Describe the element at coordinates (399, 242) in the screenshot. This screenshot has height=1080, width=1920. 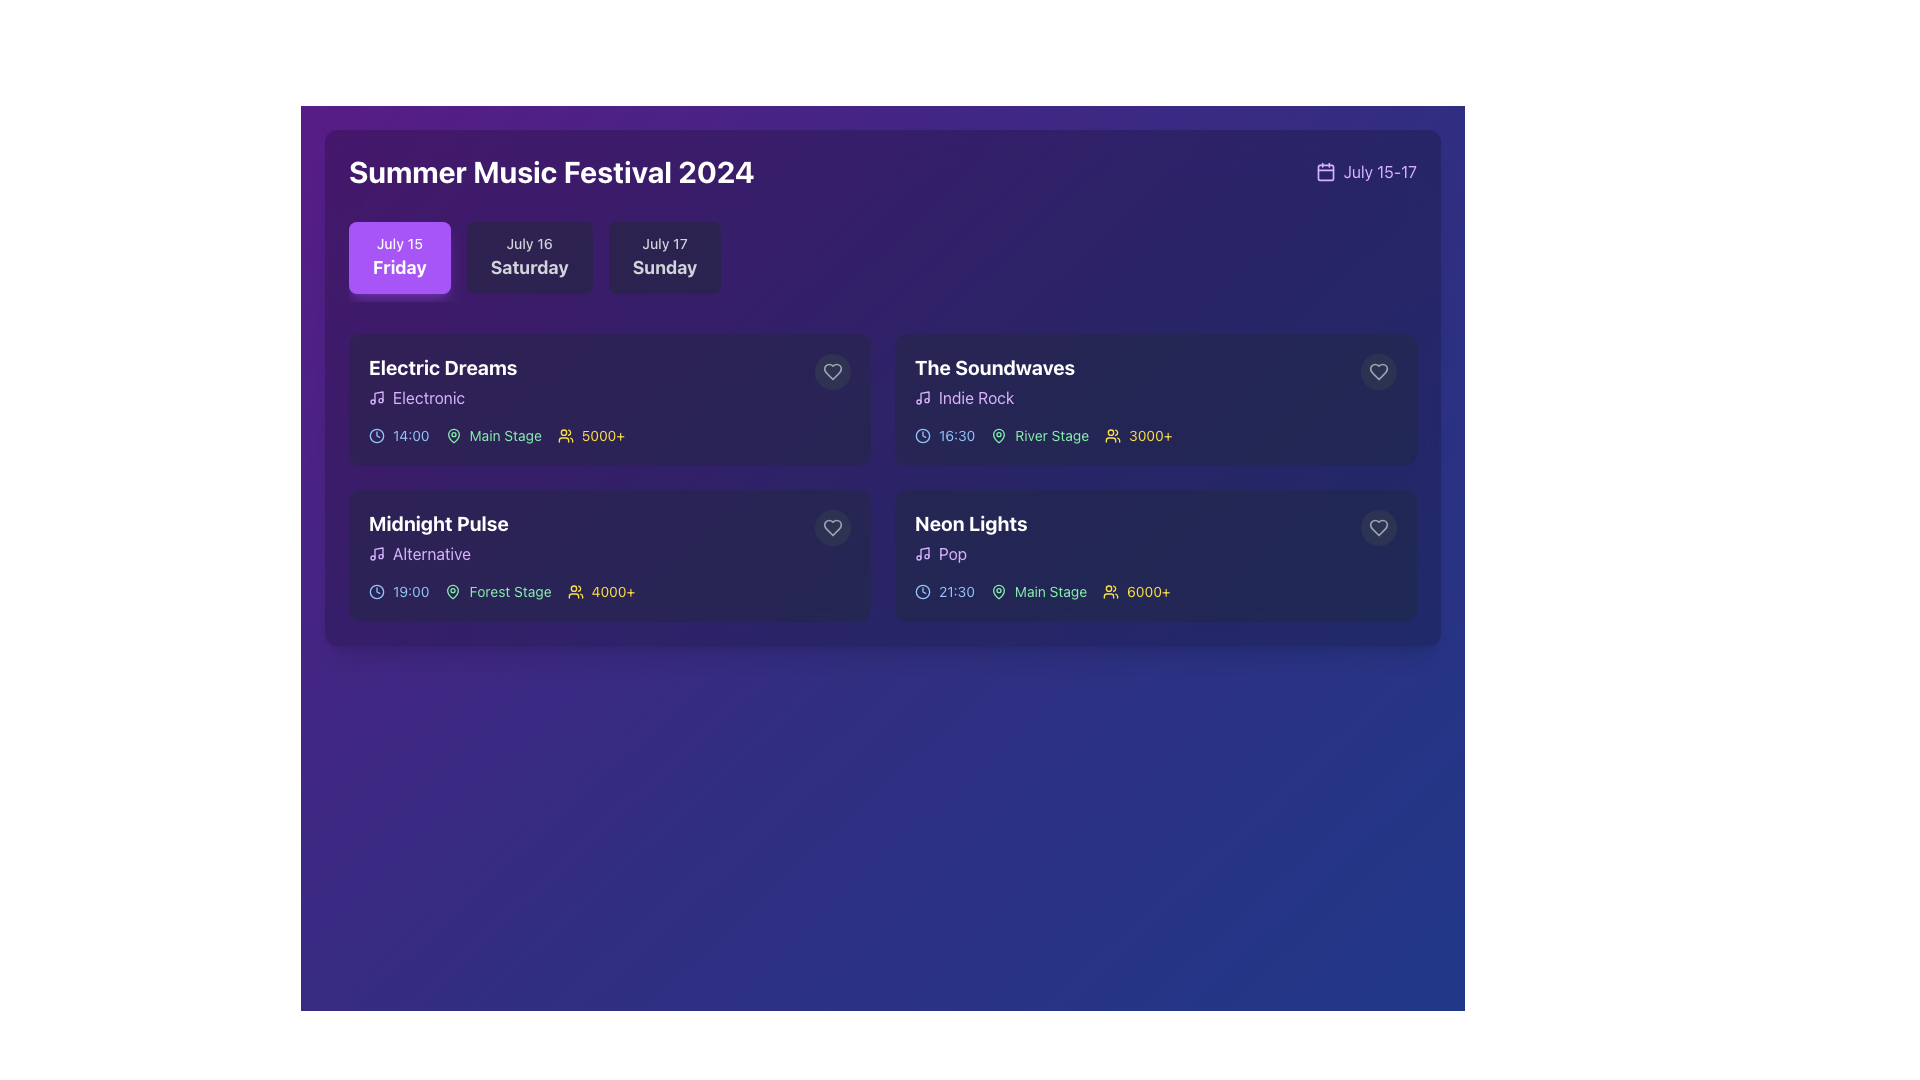
I see `the text label displaying 'July 15', which is styled in white against a purple background and serves as a header above 'Friday'` at that location.